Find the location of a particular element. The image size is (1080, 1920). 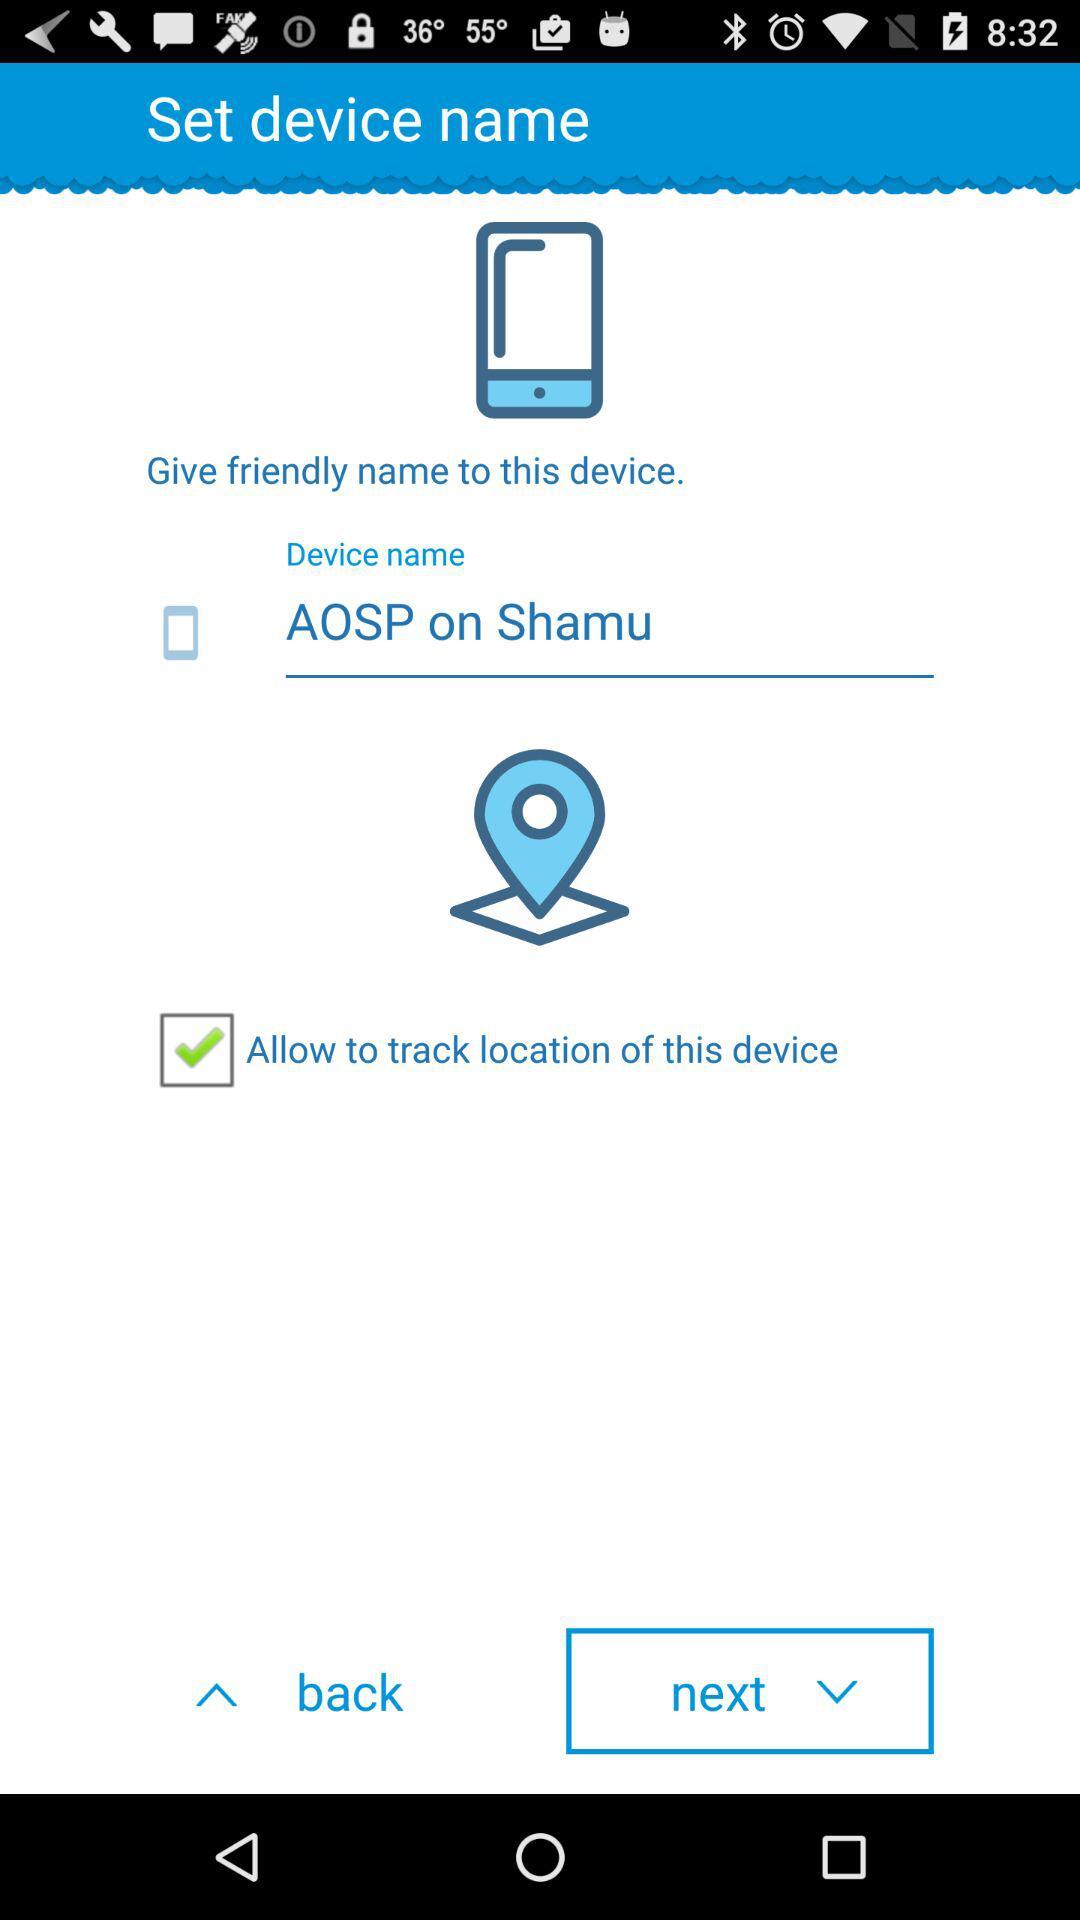

item at the bottom right corner is located at coordinates (749, 1690).